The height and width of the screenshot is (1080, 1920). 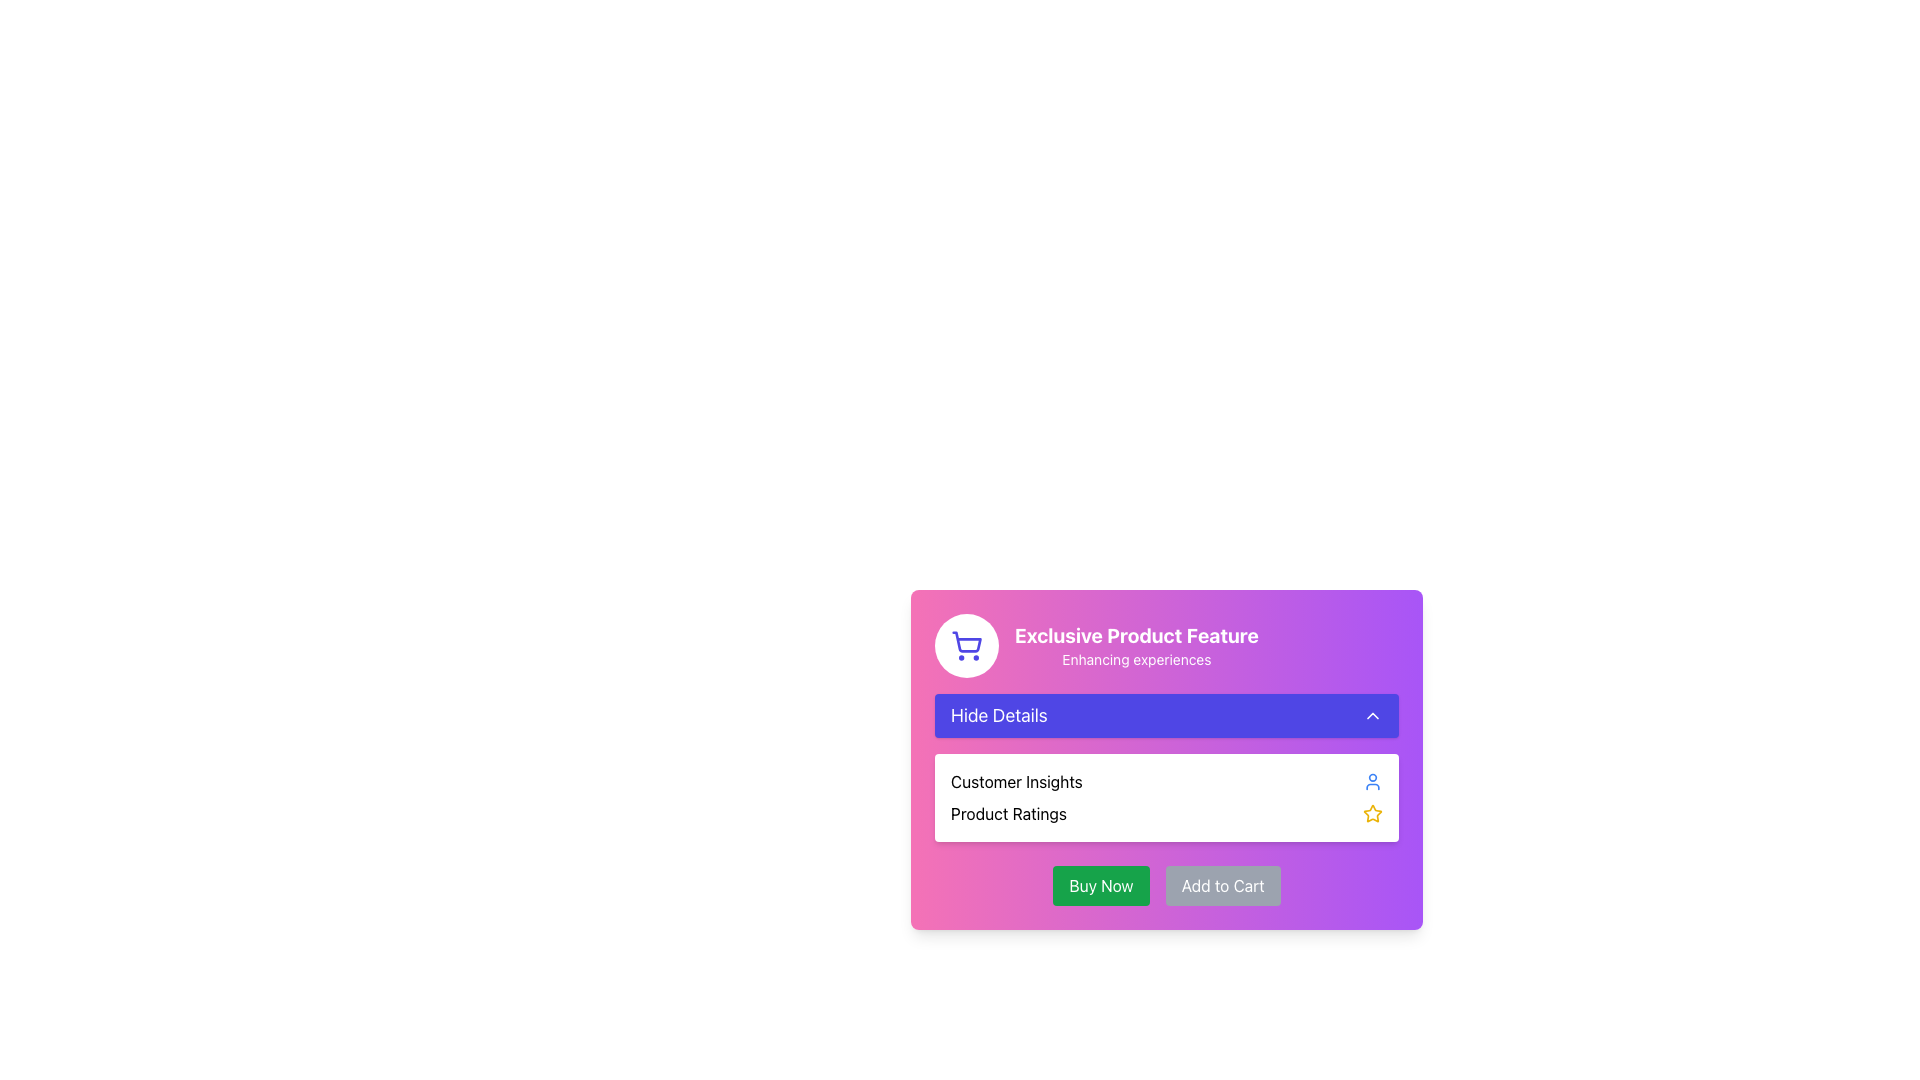 I want to click on the user profile icon located at the rightmost end of the 'Customer Insights' row, so click(x=1371, y=781).